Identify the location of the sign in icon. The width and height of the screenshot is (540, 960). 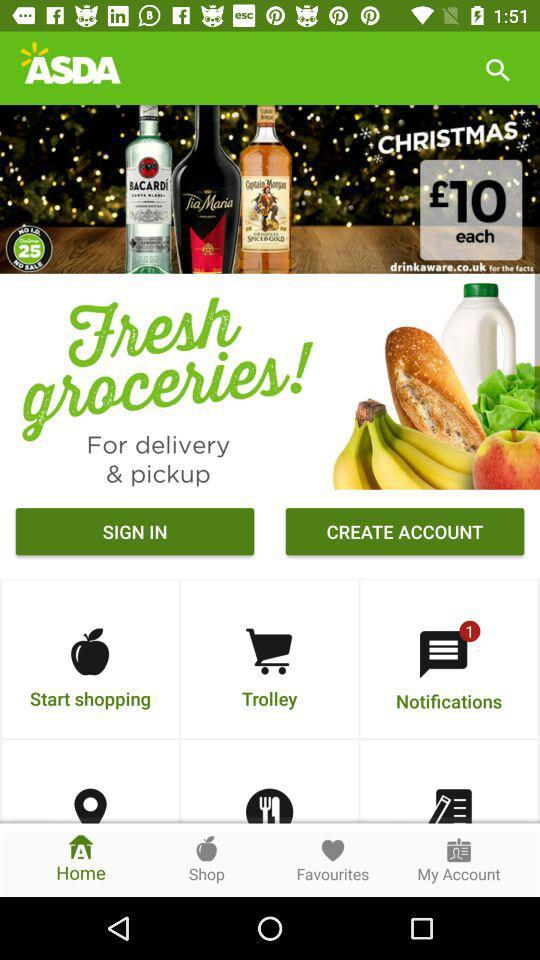
(135, 533).